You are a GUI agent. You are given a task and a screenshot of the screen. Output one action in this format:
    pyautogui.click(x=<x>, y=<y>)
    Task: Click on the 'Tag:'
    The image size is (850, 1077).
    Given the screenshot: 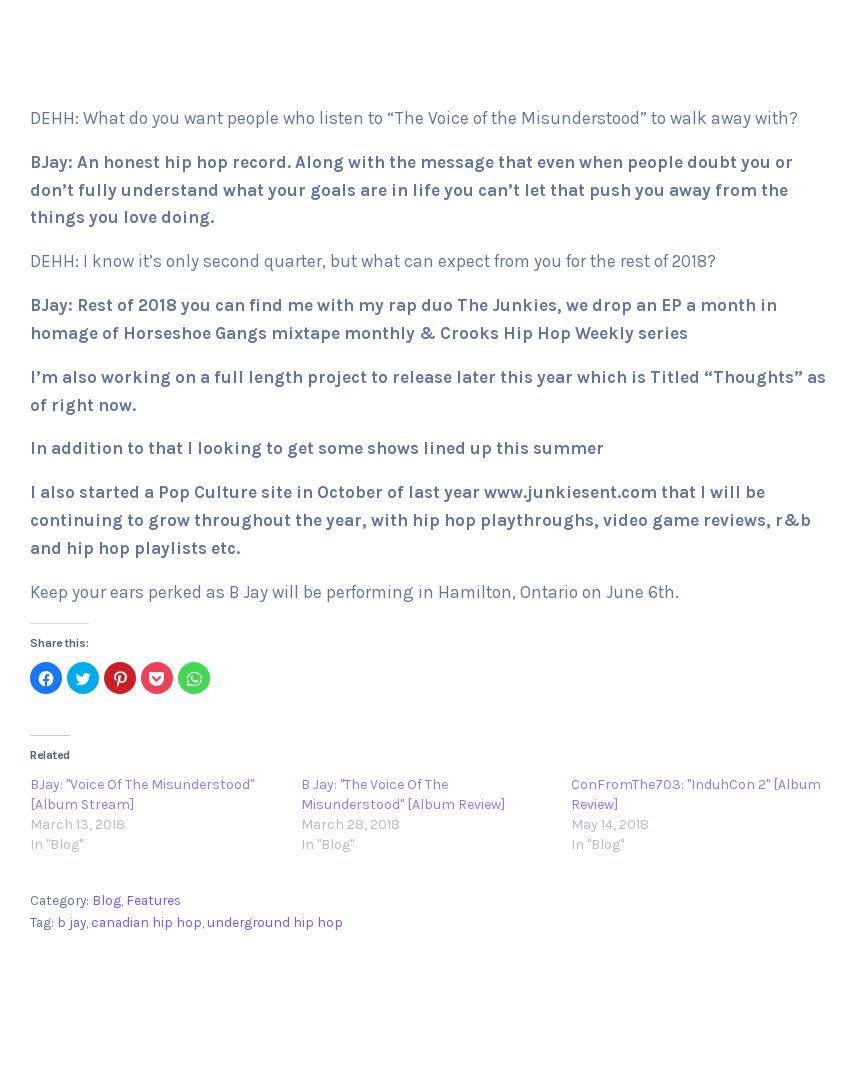 What is the action you would take?
    pyautogui.click(x=42, y=921)
    